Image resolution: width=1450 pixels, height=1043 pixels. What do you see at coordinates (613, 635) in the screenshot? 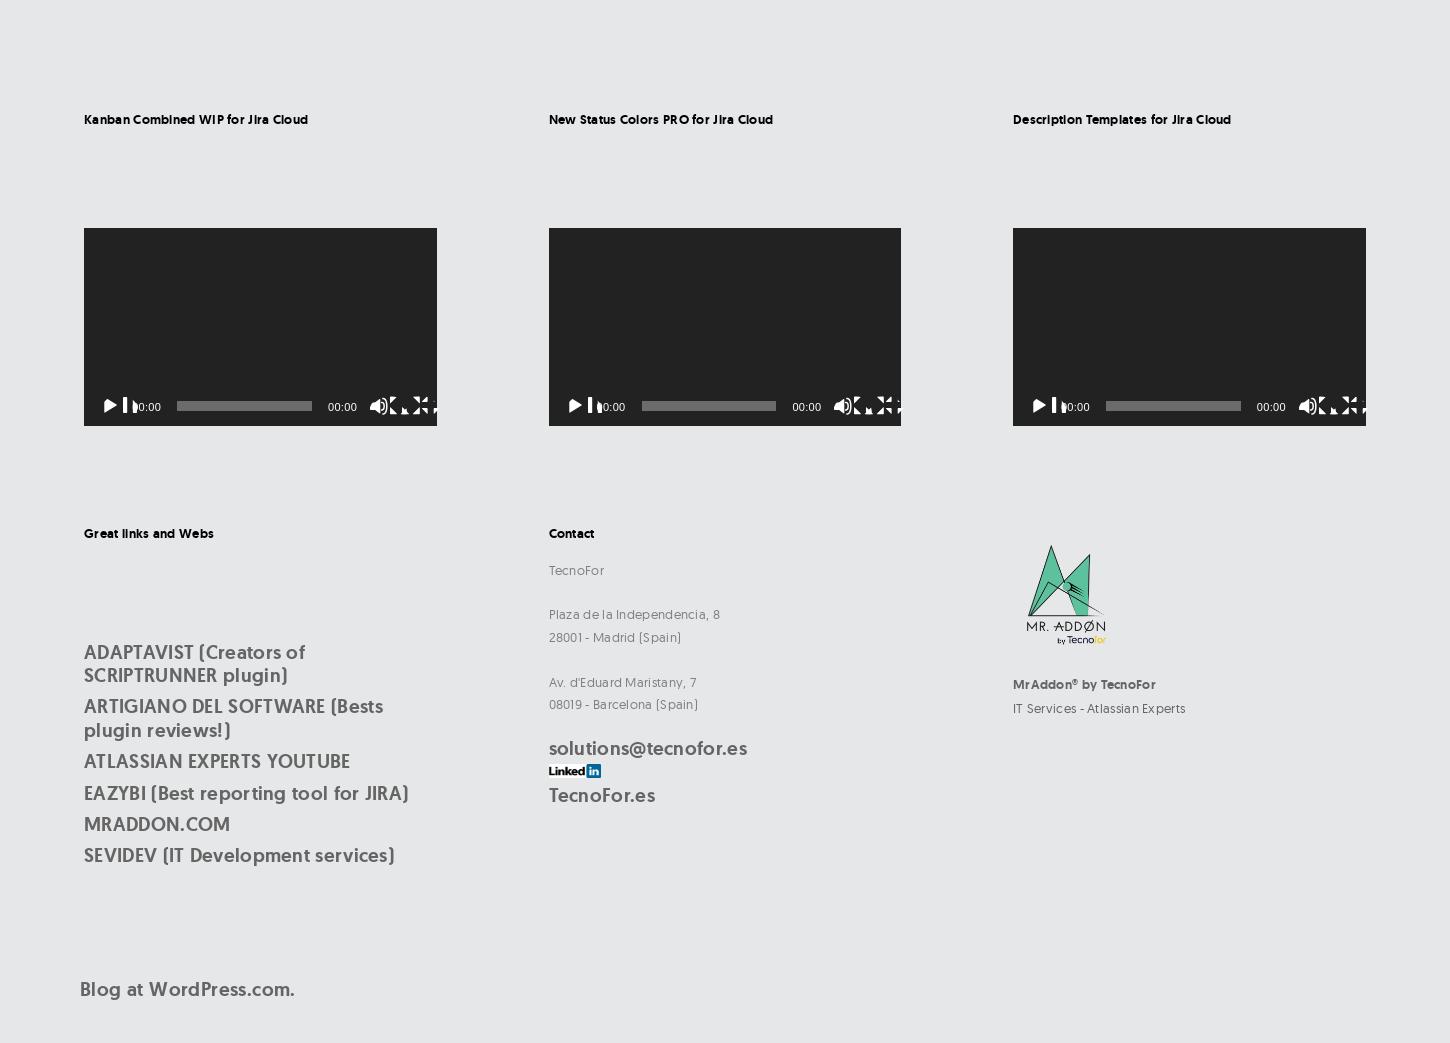
I see `'28001 - Madrid (Spain)'` at bounding box center [613, 635].